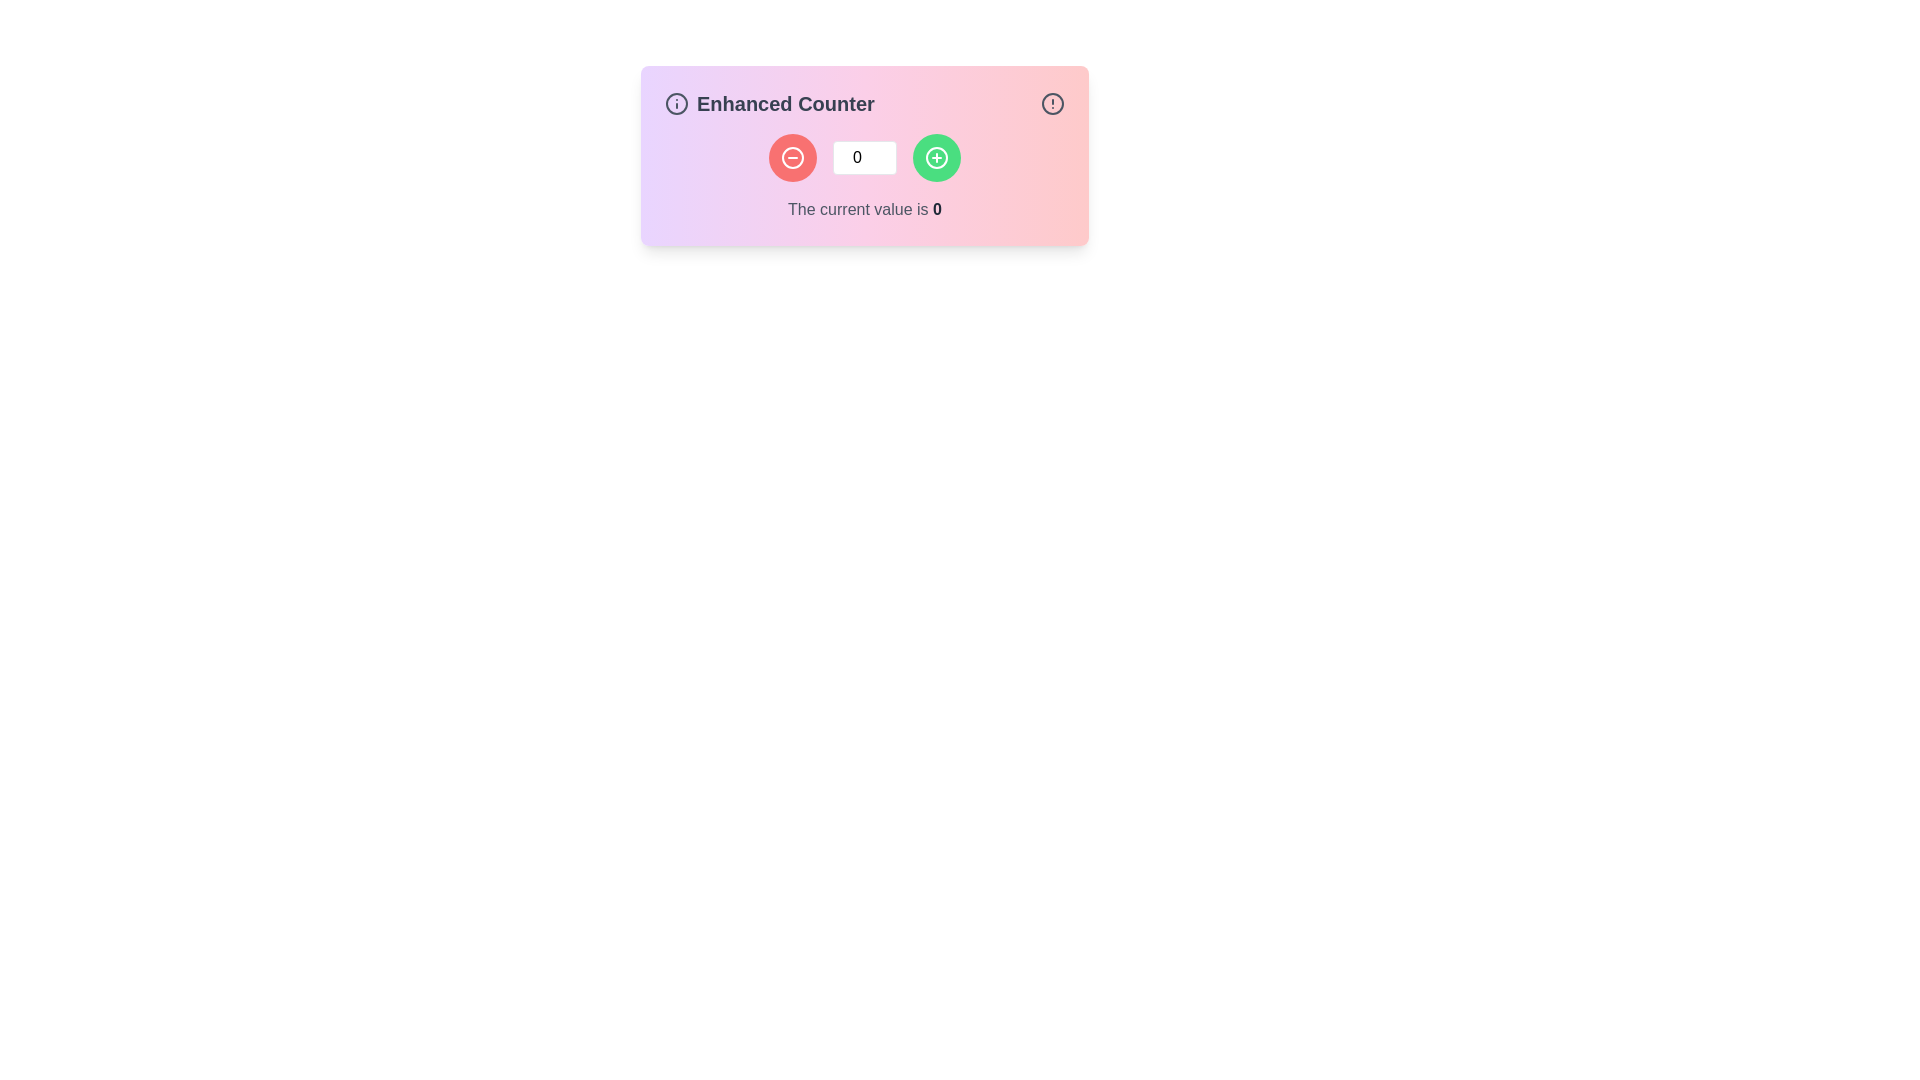 The height and width of the screenshot is (1080, 1920). I want to click on the SVG Circle located in the upper-left section of the rounded rectangular interface, surrounded by a plus button and a central value display, so click(791, 157).